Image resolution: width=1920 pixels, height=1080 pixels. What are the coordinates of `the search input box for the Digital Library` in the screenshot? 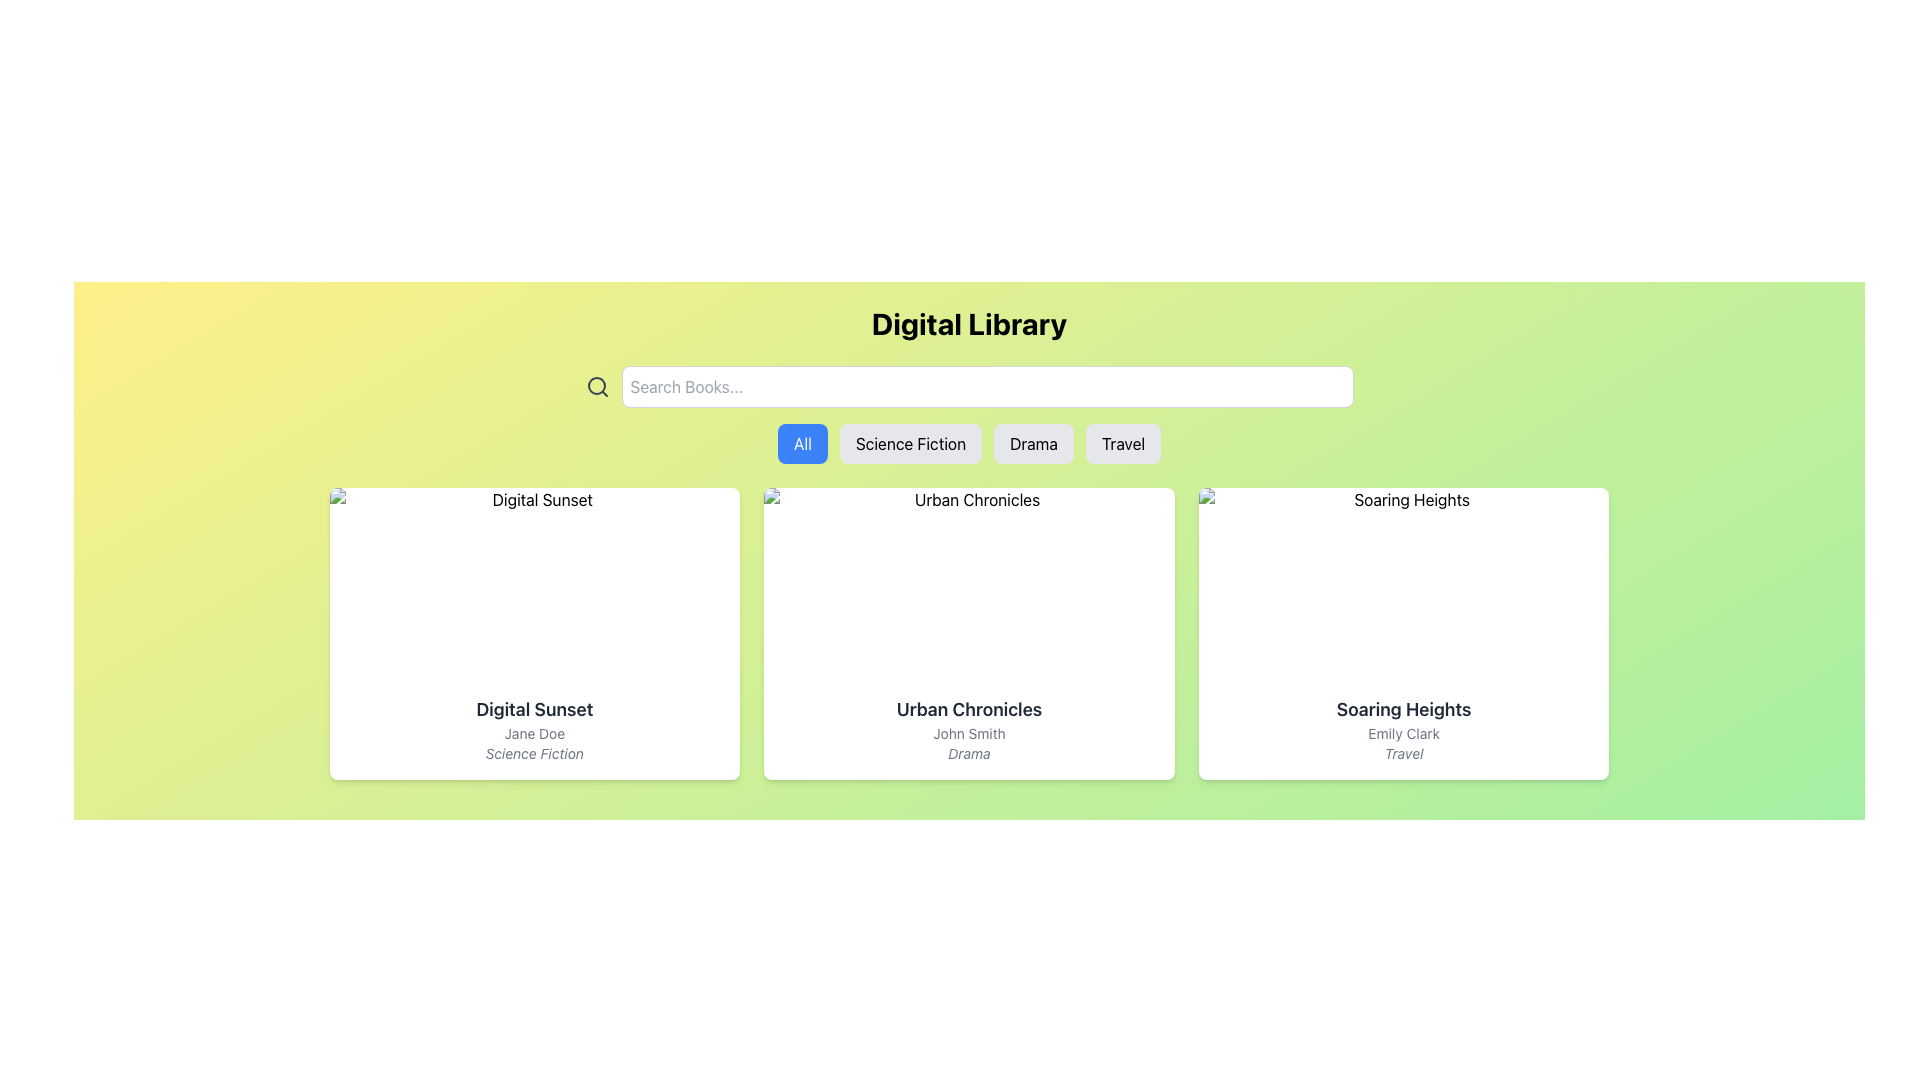 It's located at (987, 386).